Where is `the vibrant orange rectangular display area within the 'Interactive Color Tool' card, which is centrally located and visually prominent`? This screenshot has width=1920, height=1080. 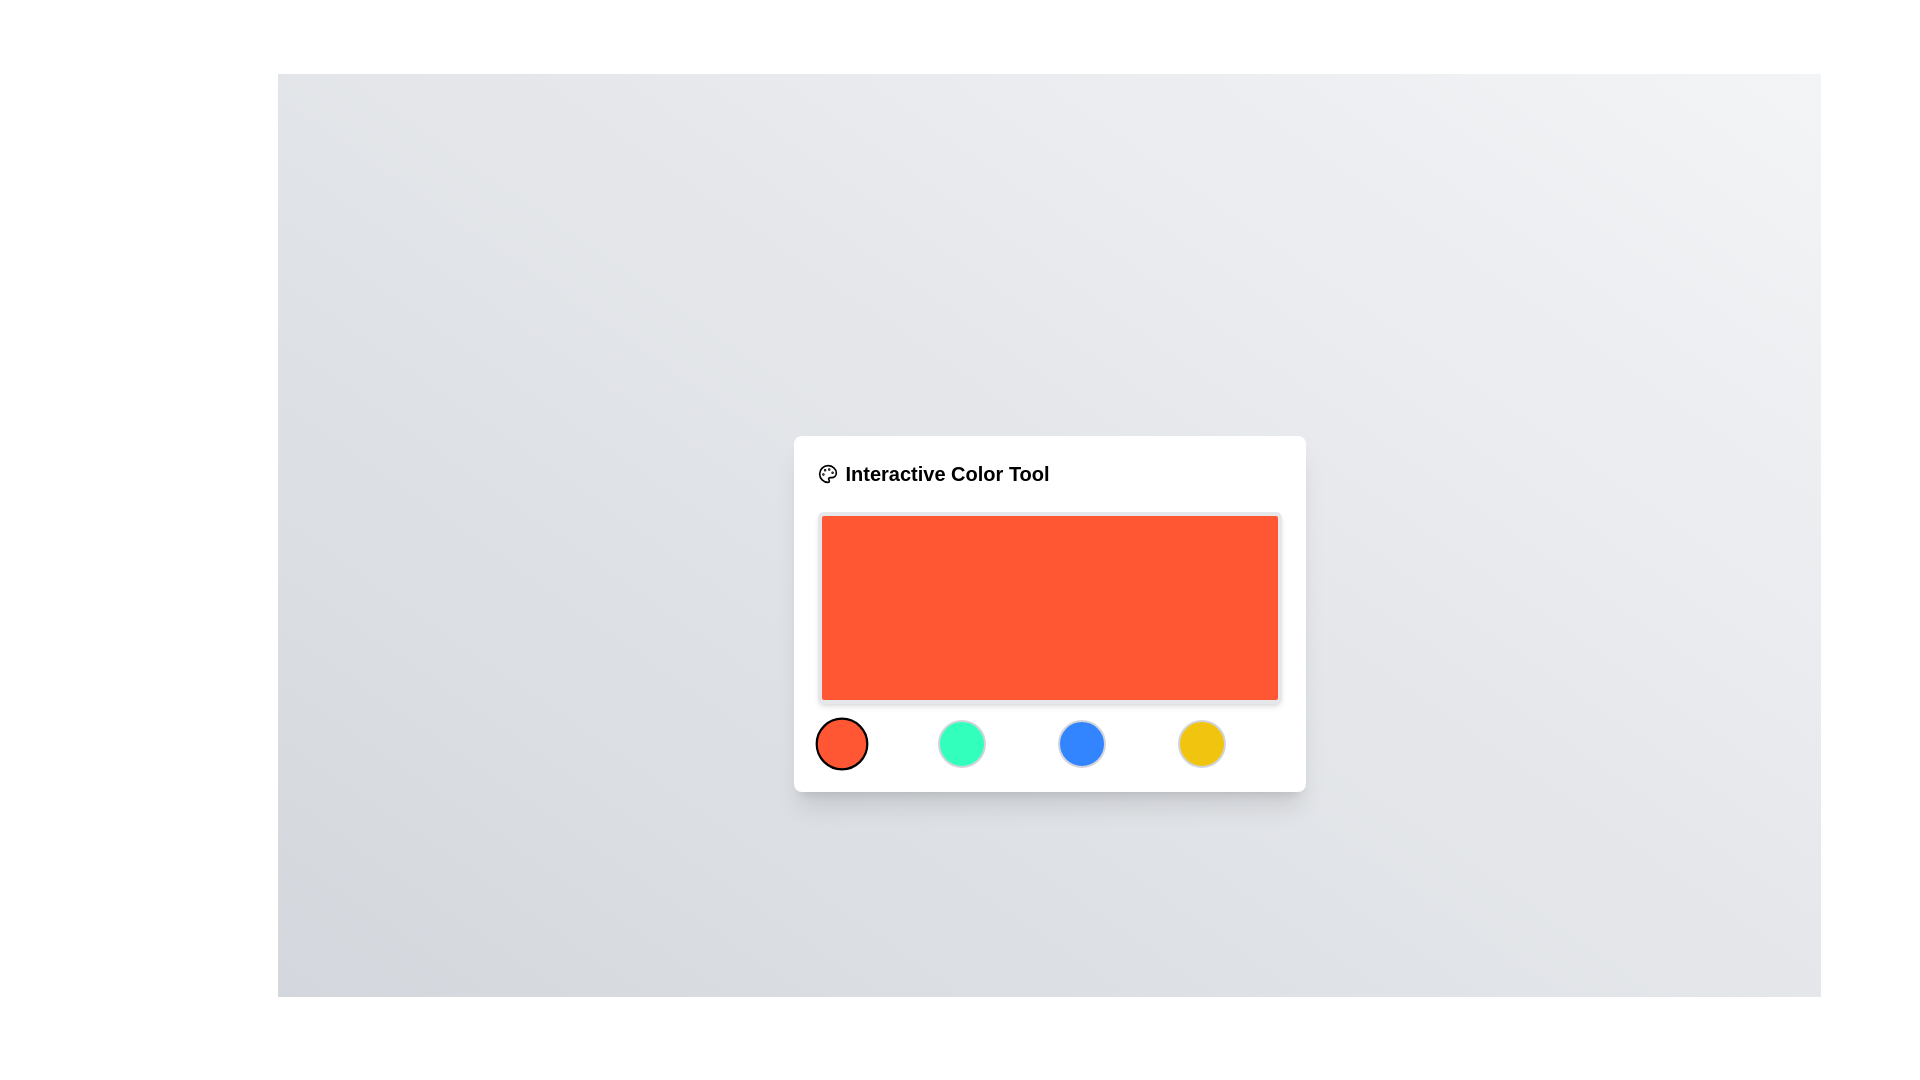 the vibrant orange rectangular display area within the 'Interactive Color Tool' card, which is centrally located and visually prominent is located at coordinates (1048, 607).